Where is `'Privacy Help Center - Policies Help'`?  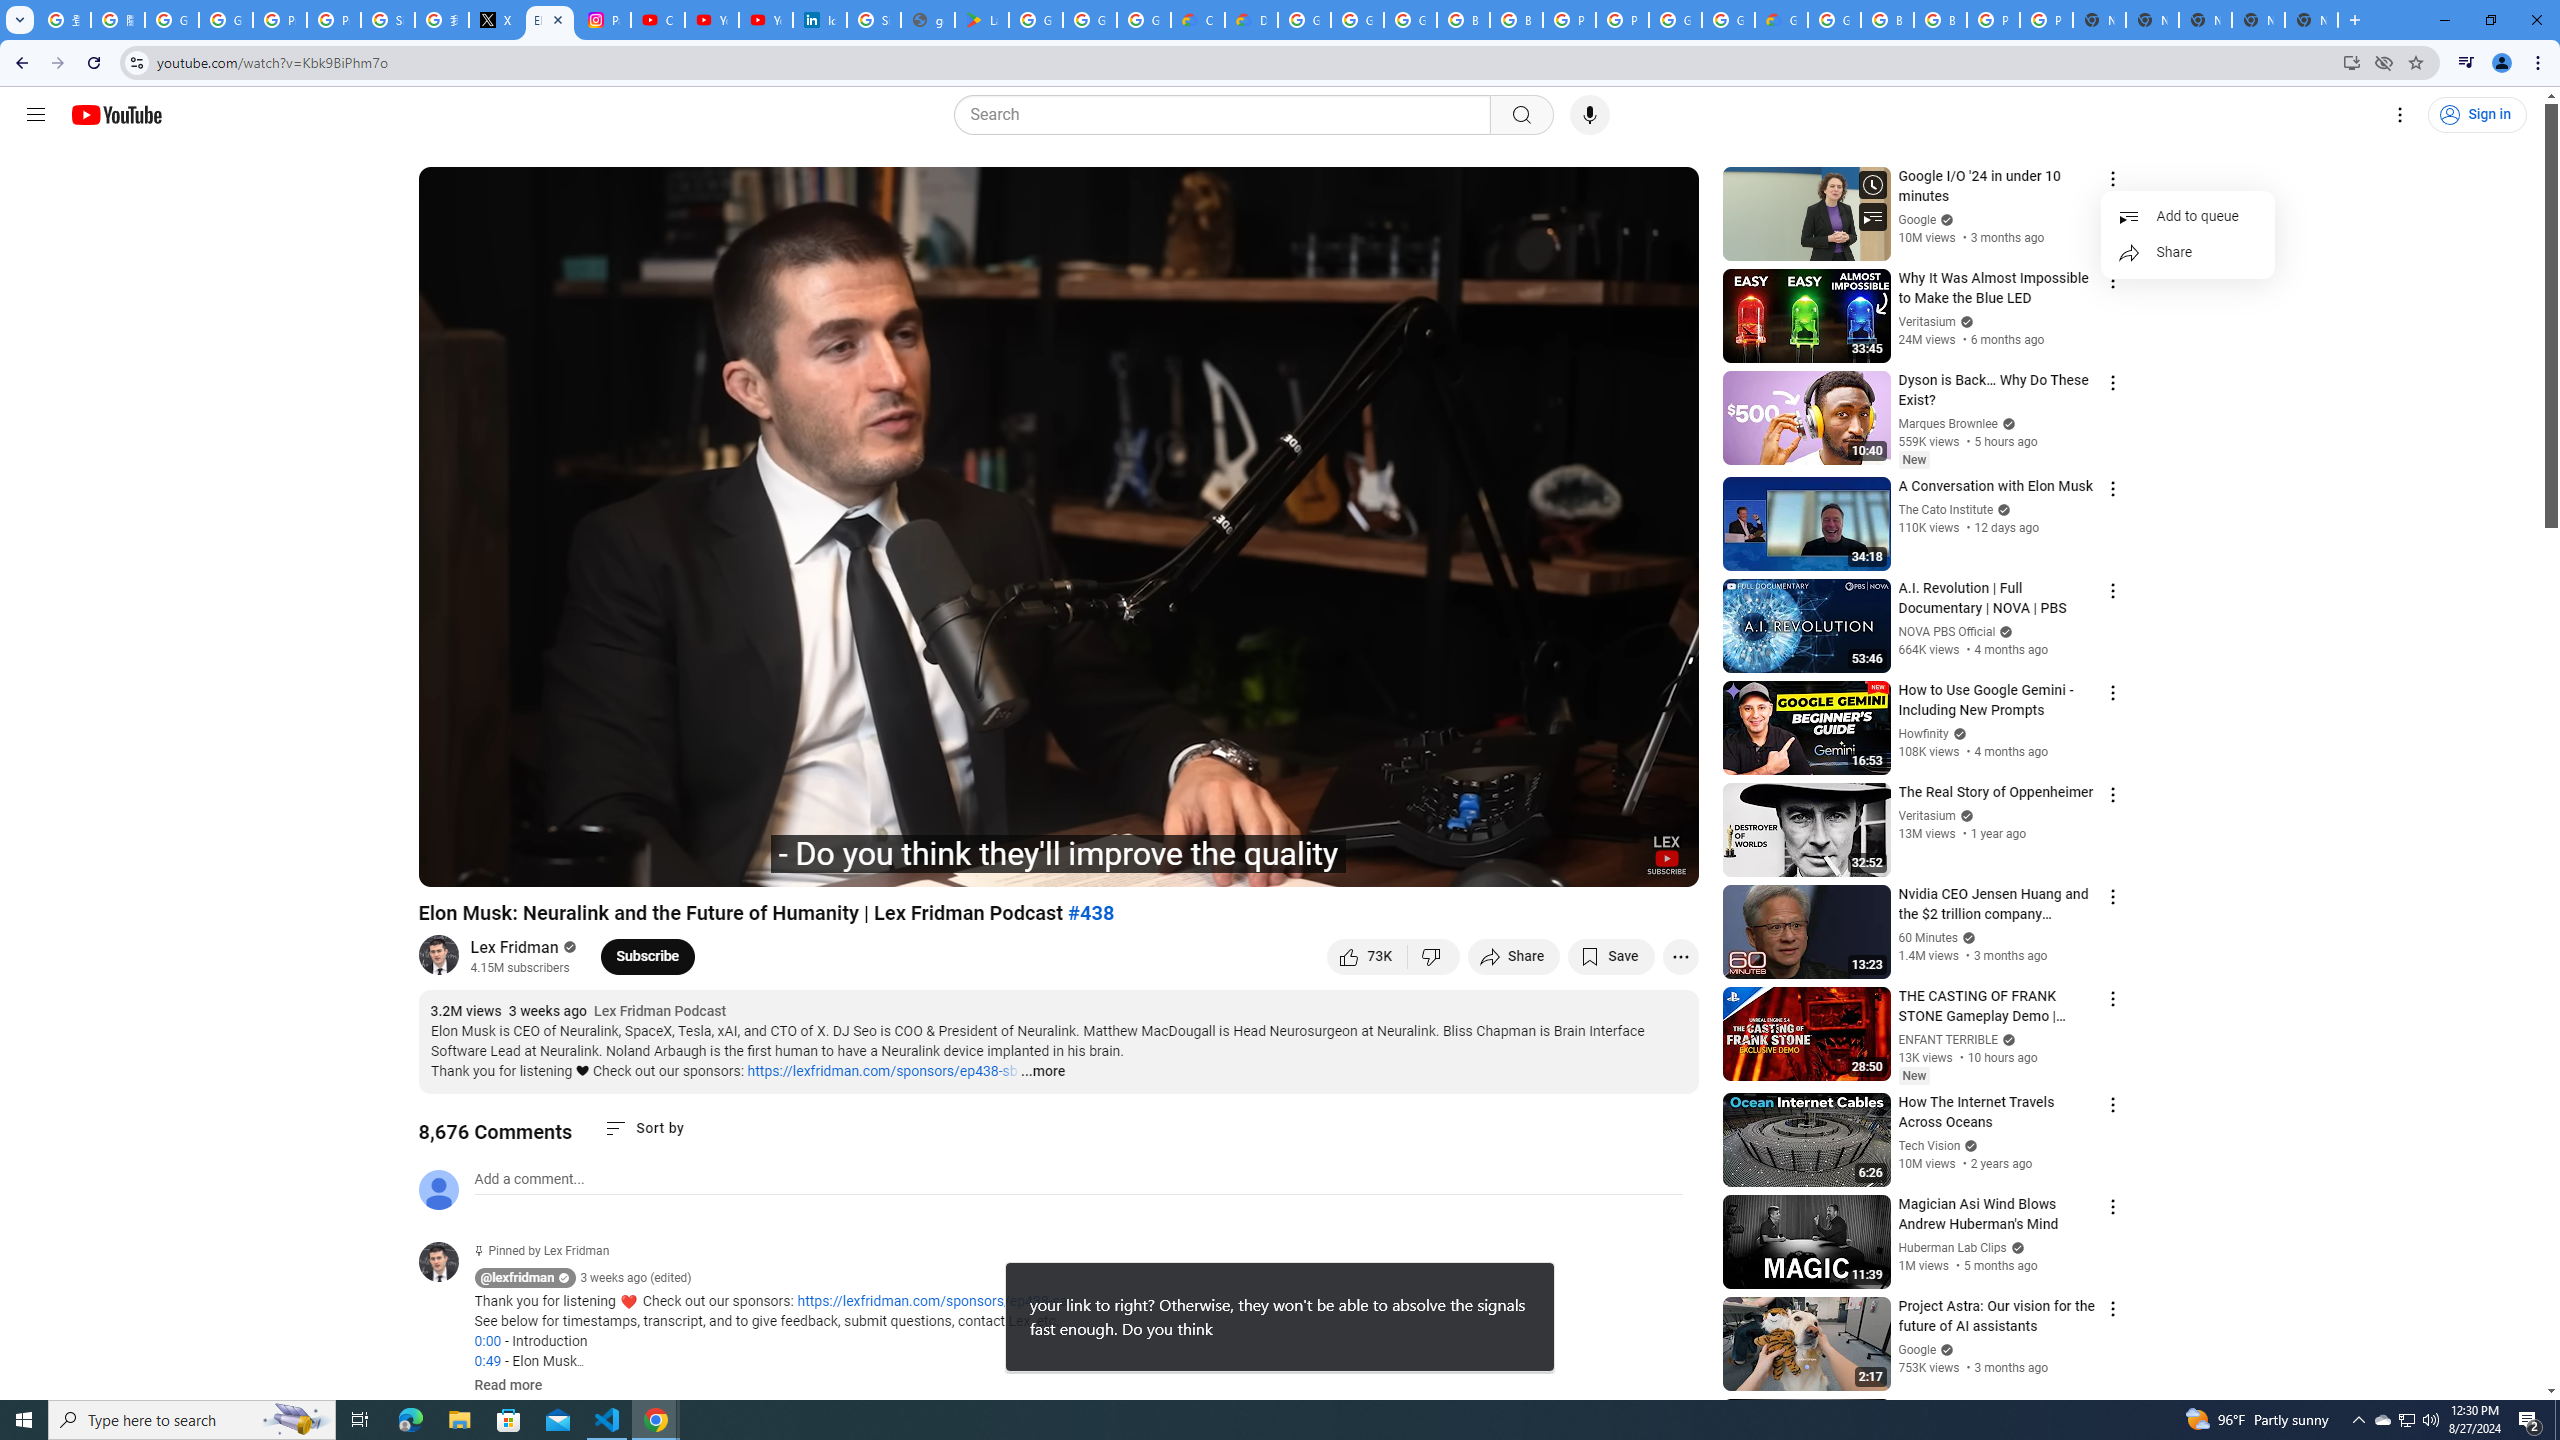 'Privacy Help Center - Policies Help' is located at coordinates (278, 19).